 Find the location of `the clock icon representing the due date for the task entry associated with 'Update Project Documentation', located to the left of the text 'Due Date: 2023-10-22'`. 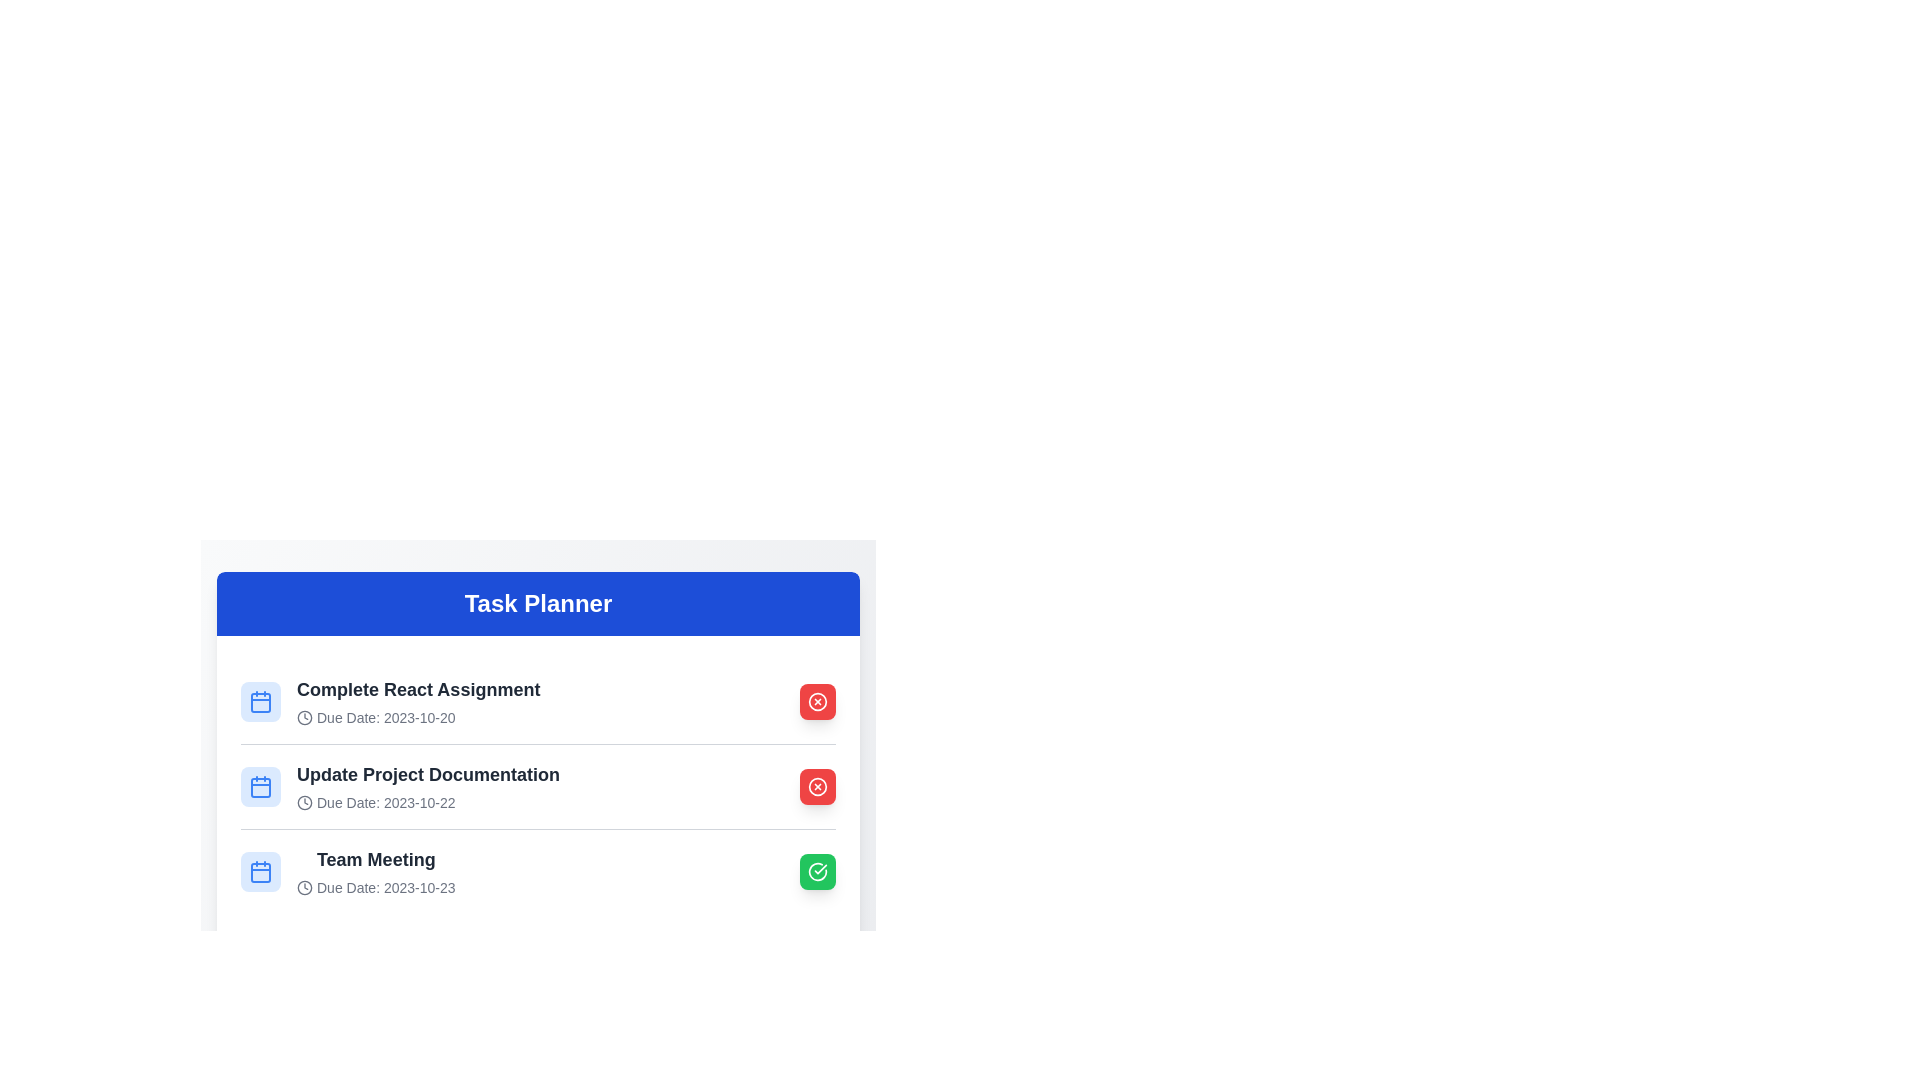

the clock icon representing the due date for the task entry associated with 'Update Project Documentation', located to the left of the text 'Due Date: 2023-10-22' is located at coordinates (304, 801).